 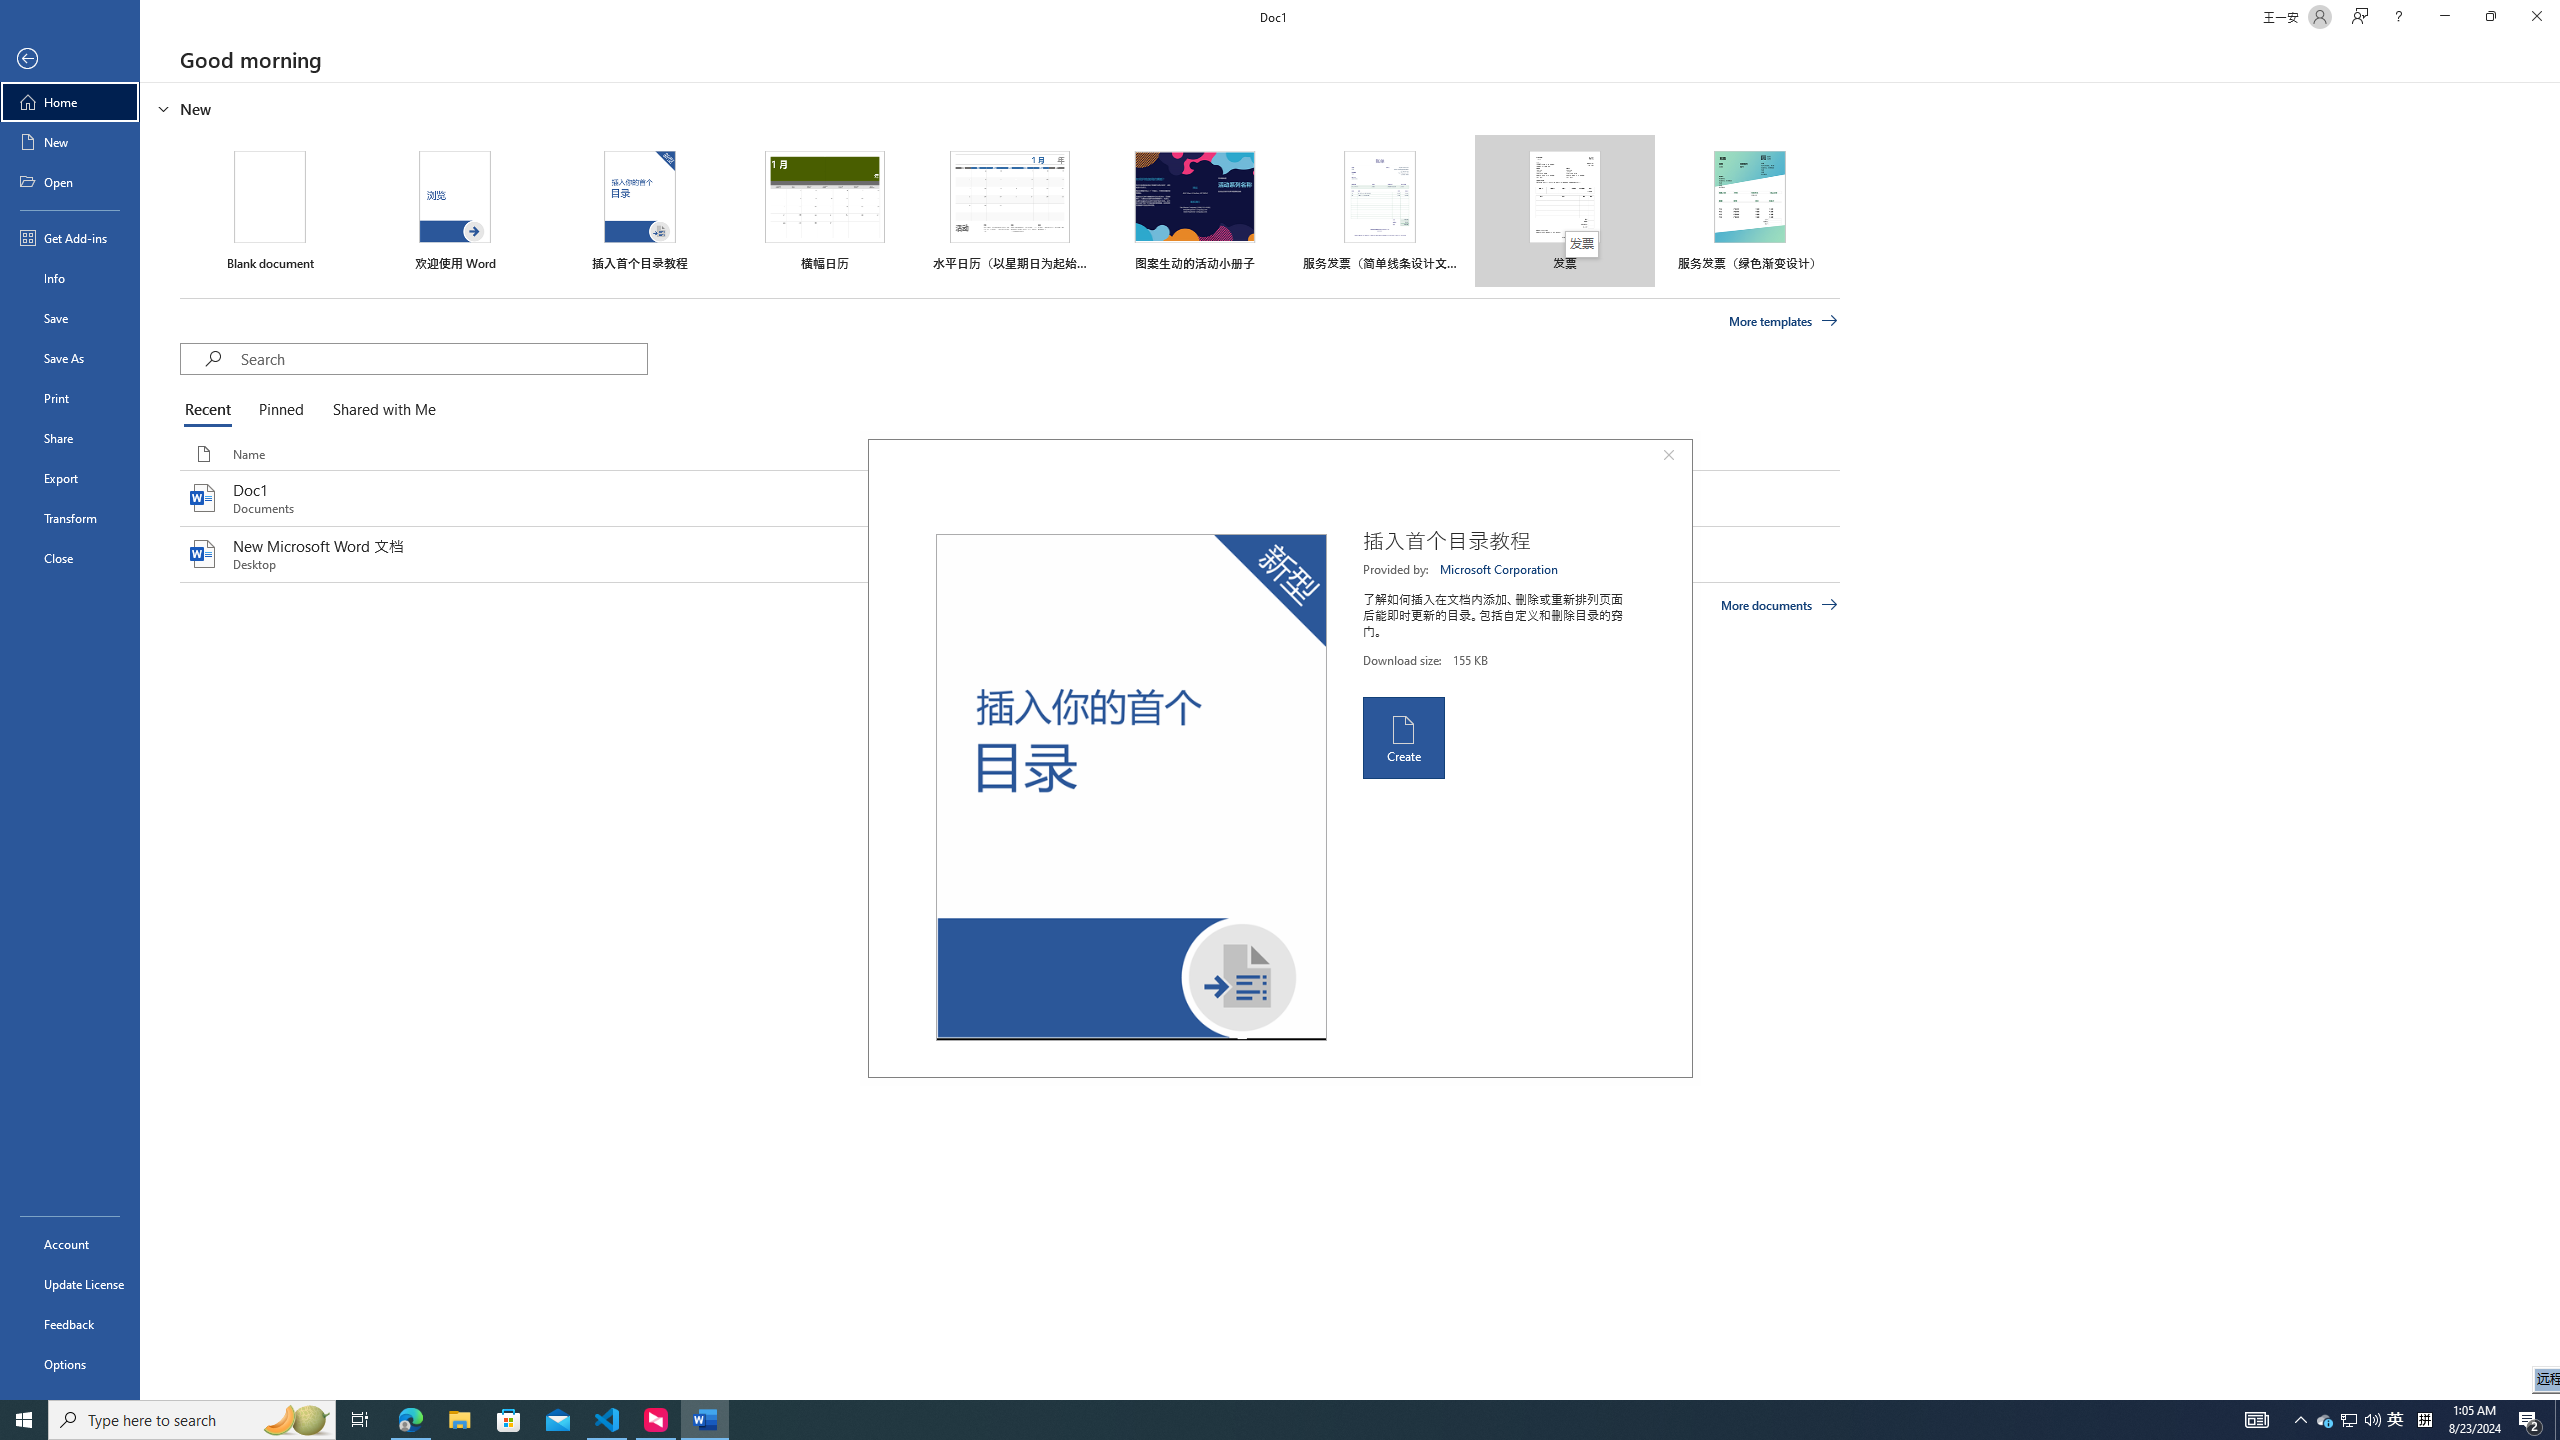 I want to click on 'Account', so click(x=69, y=1244).